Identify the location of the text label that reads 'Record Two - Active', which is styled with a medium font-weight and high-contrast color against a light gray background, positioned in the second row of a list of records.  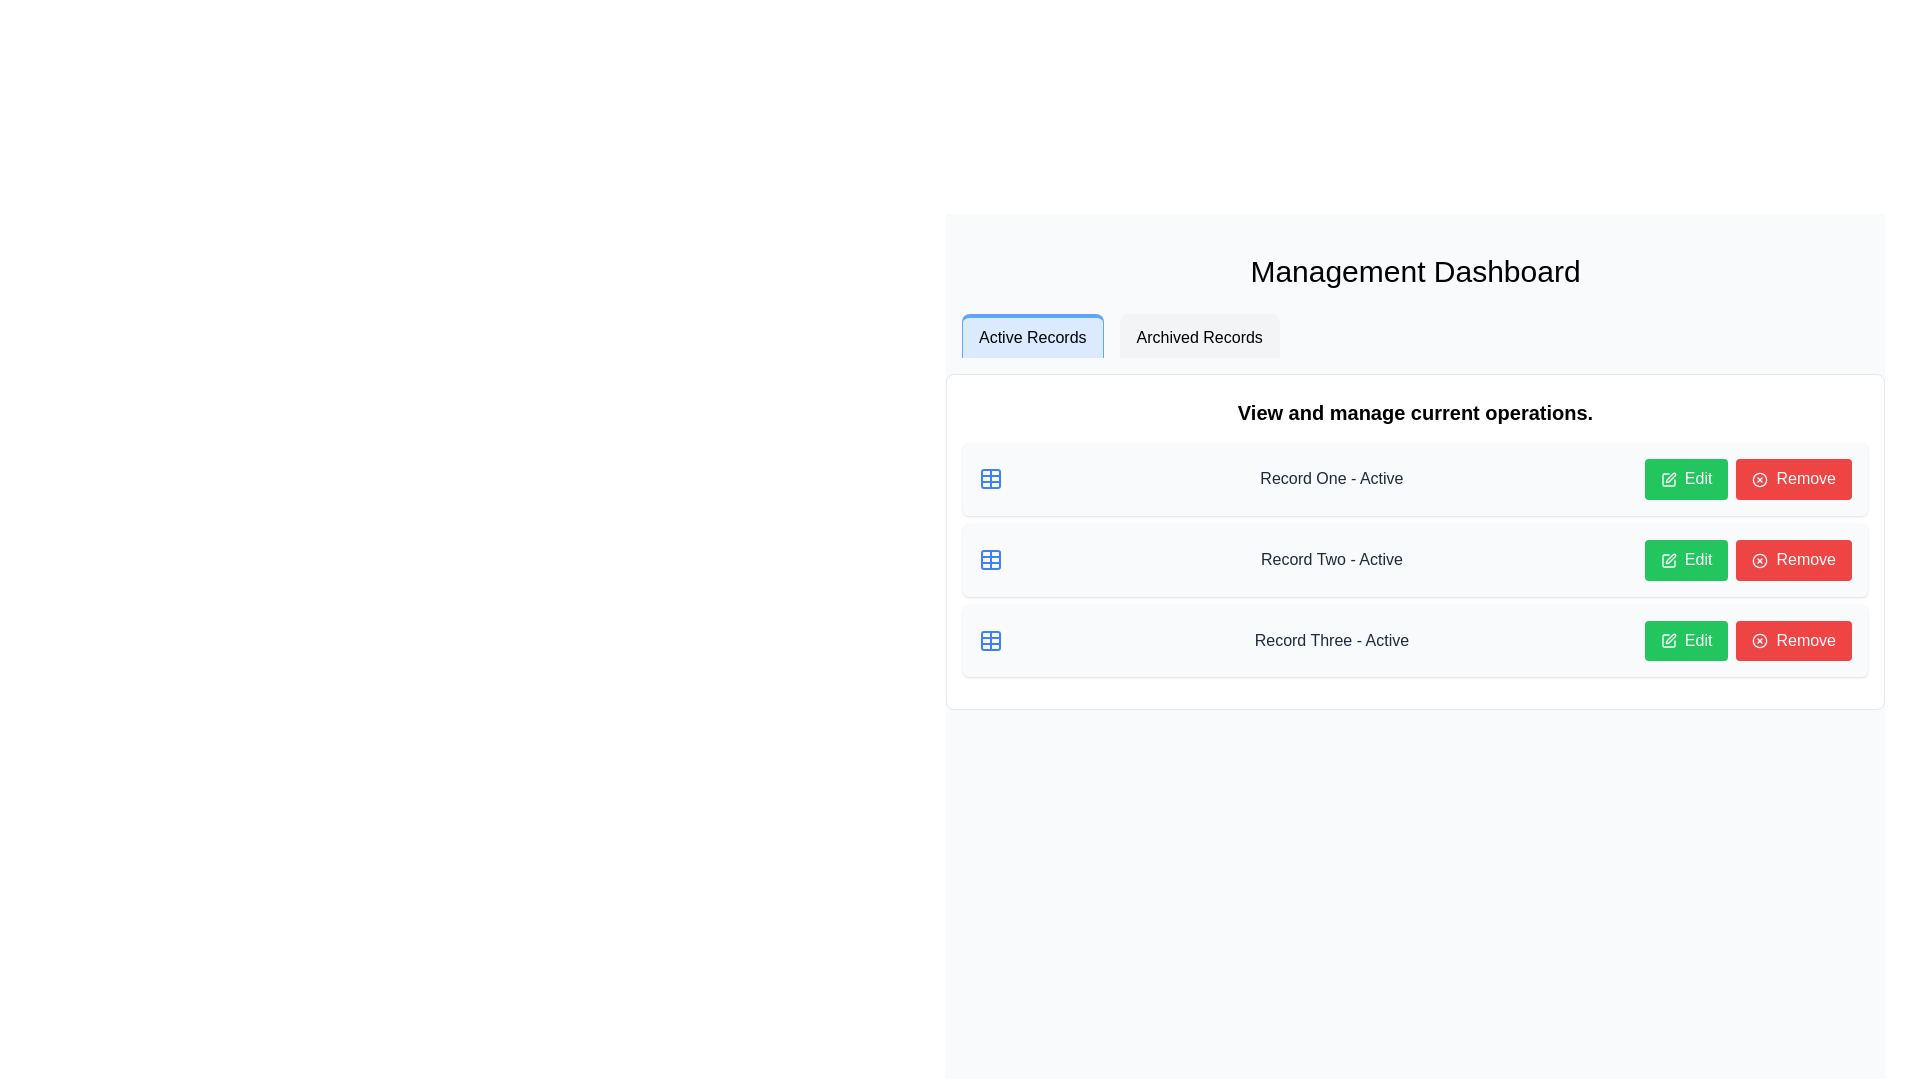
(1331, 560).